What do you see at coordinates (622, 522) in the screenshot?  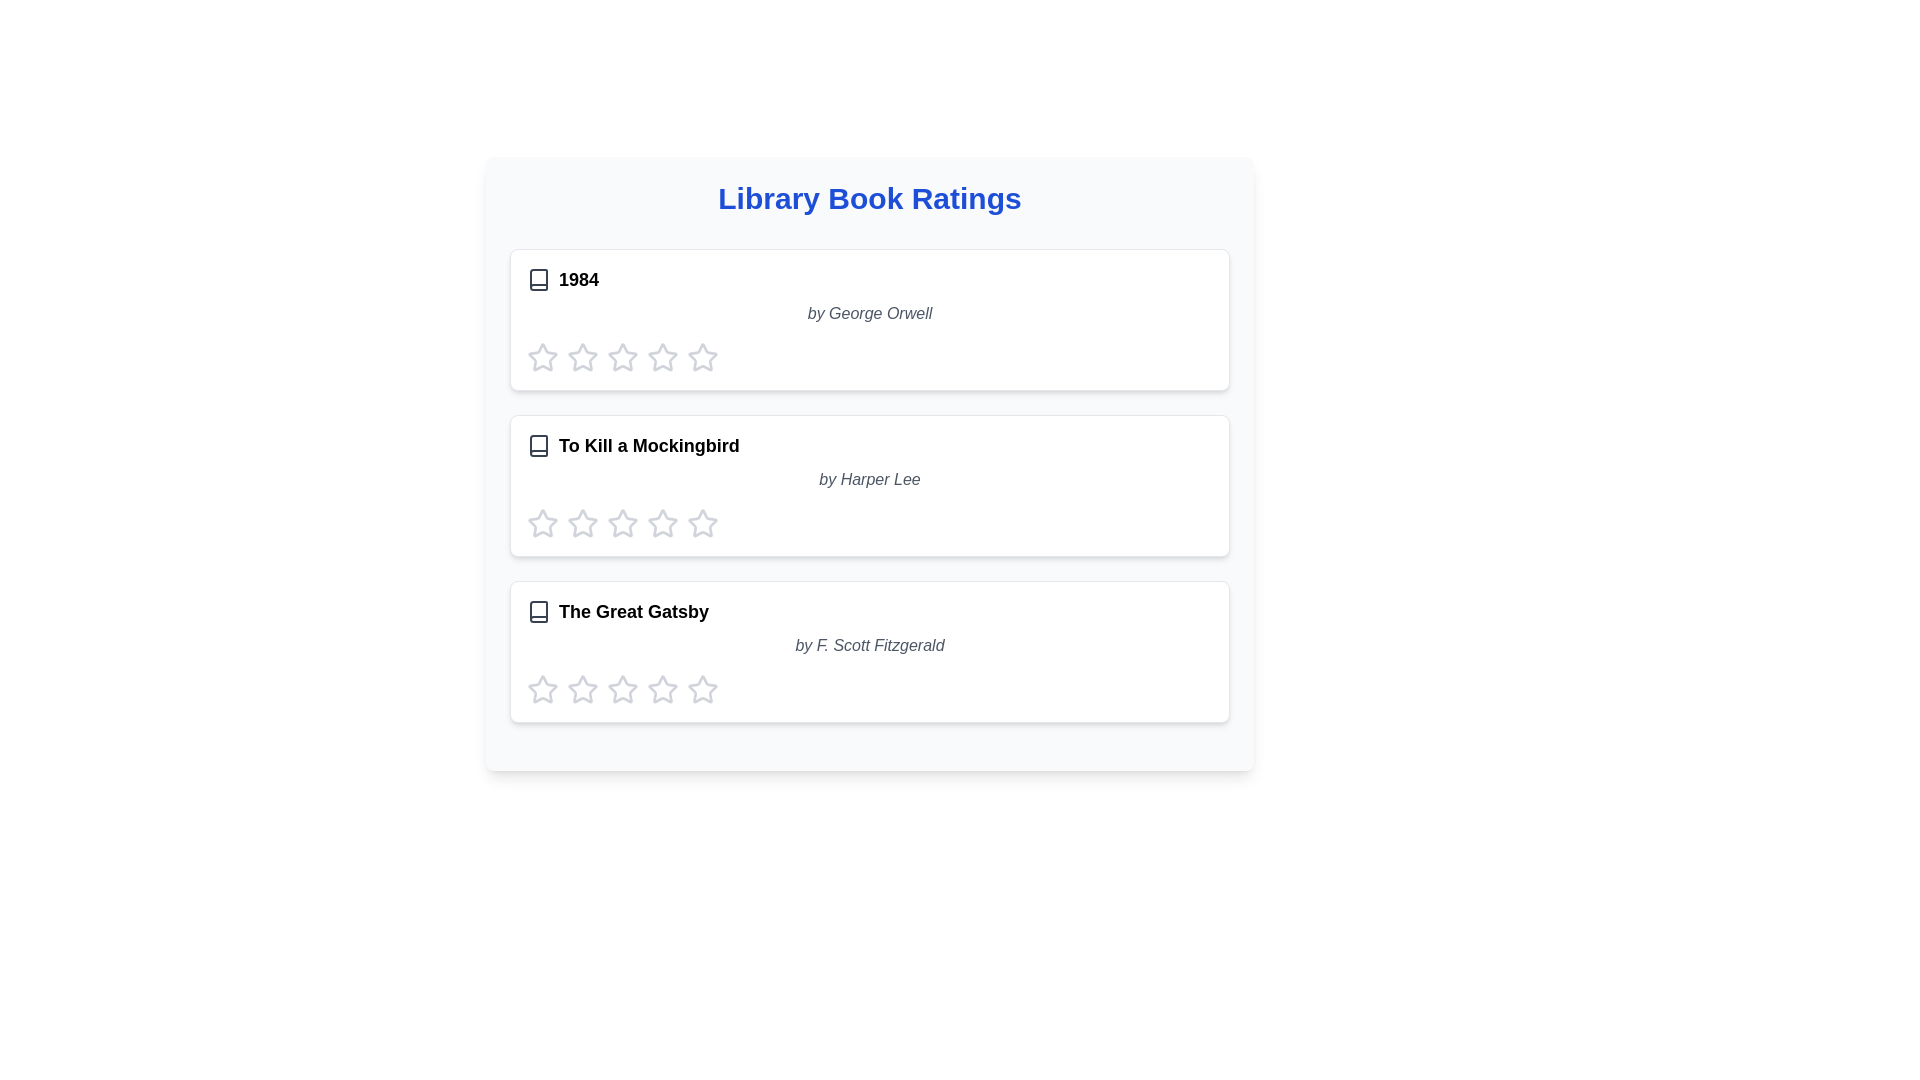 I see `the second Rating star icon in the row labeled 'To Kill a Mockingbird'` at bounding box center [622, 522].